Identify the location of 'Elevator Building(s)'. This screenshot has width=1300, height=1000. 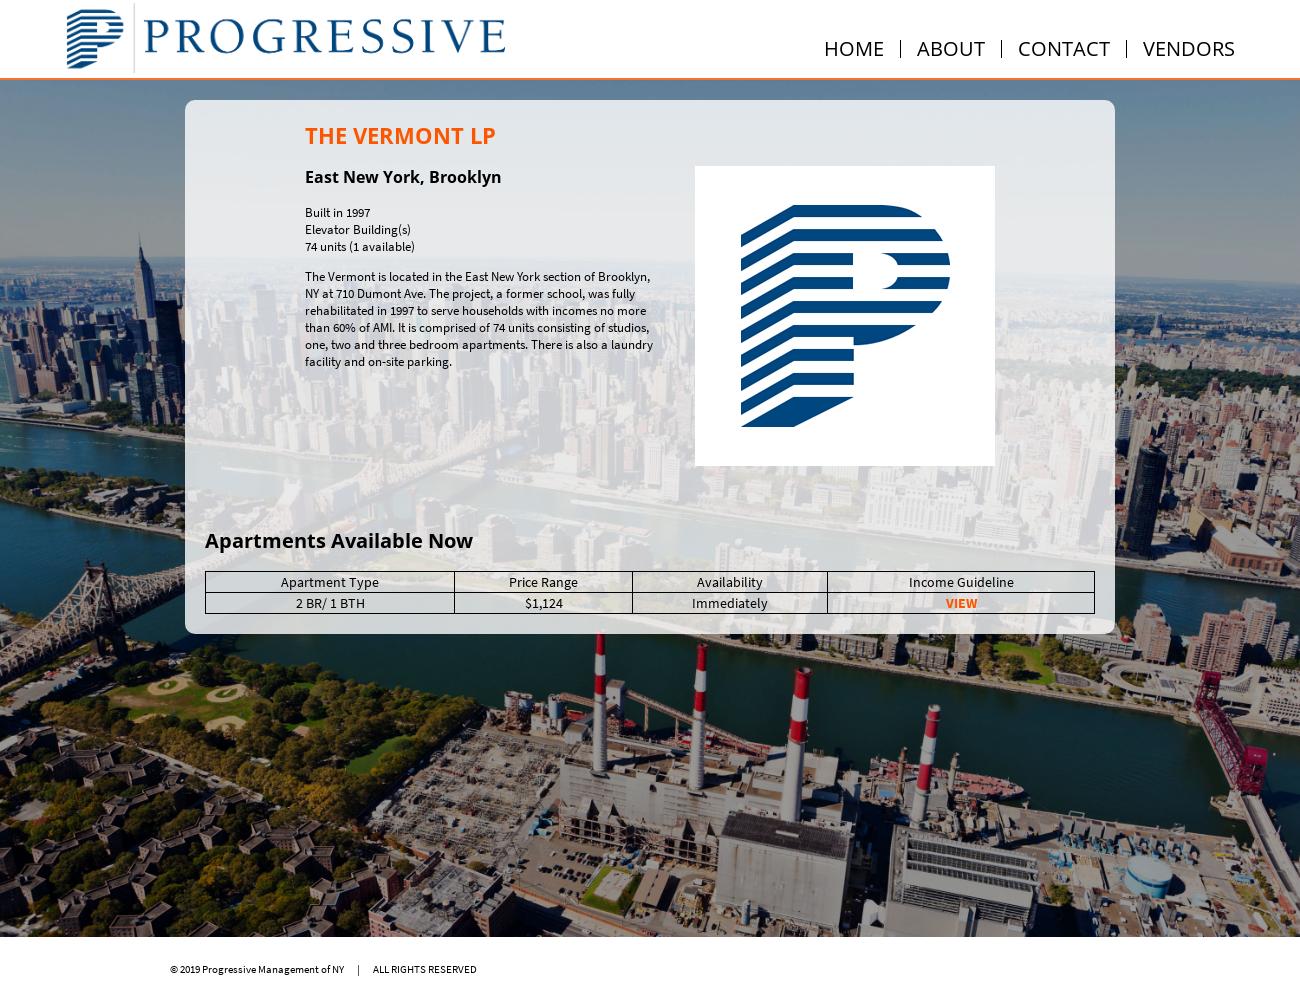
(357, 227).